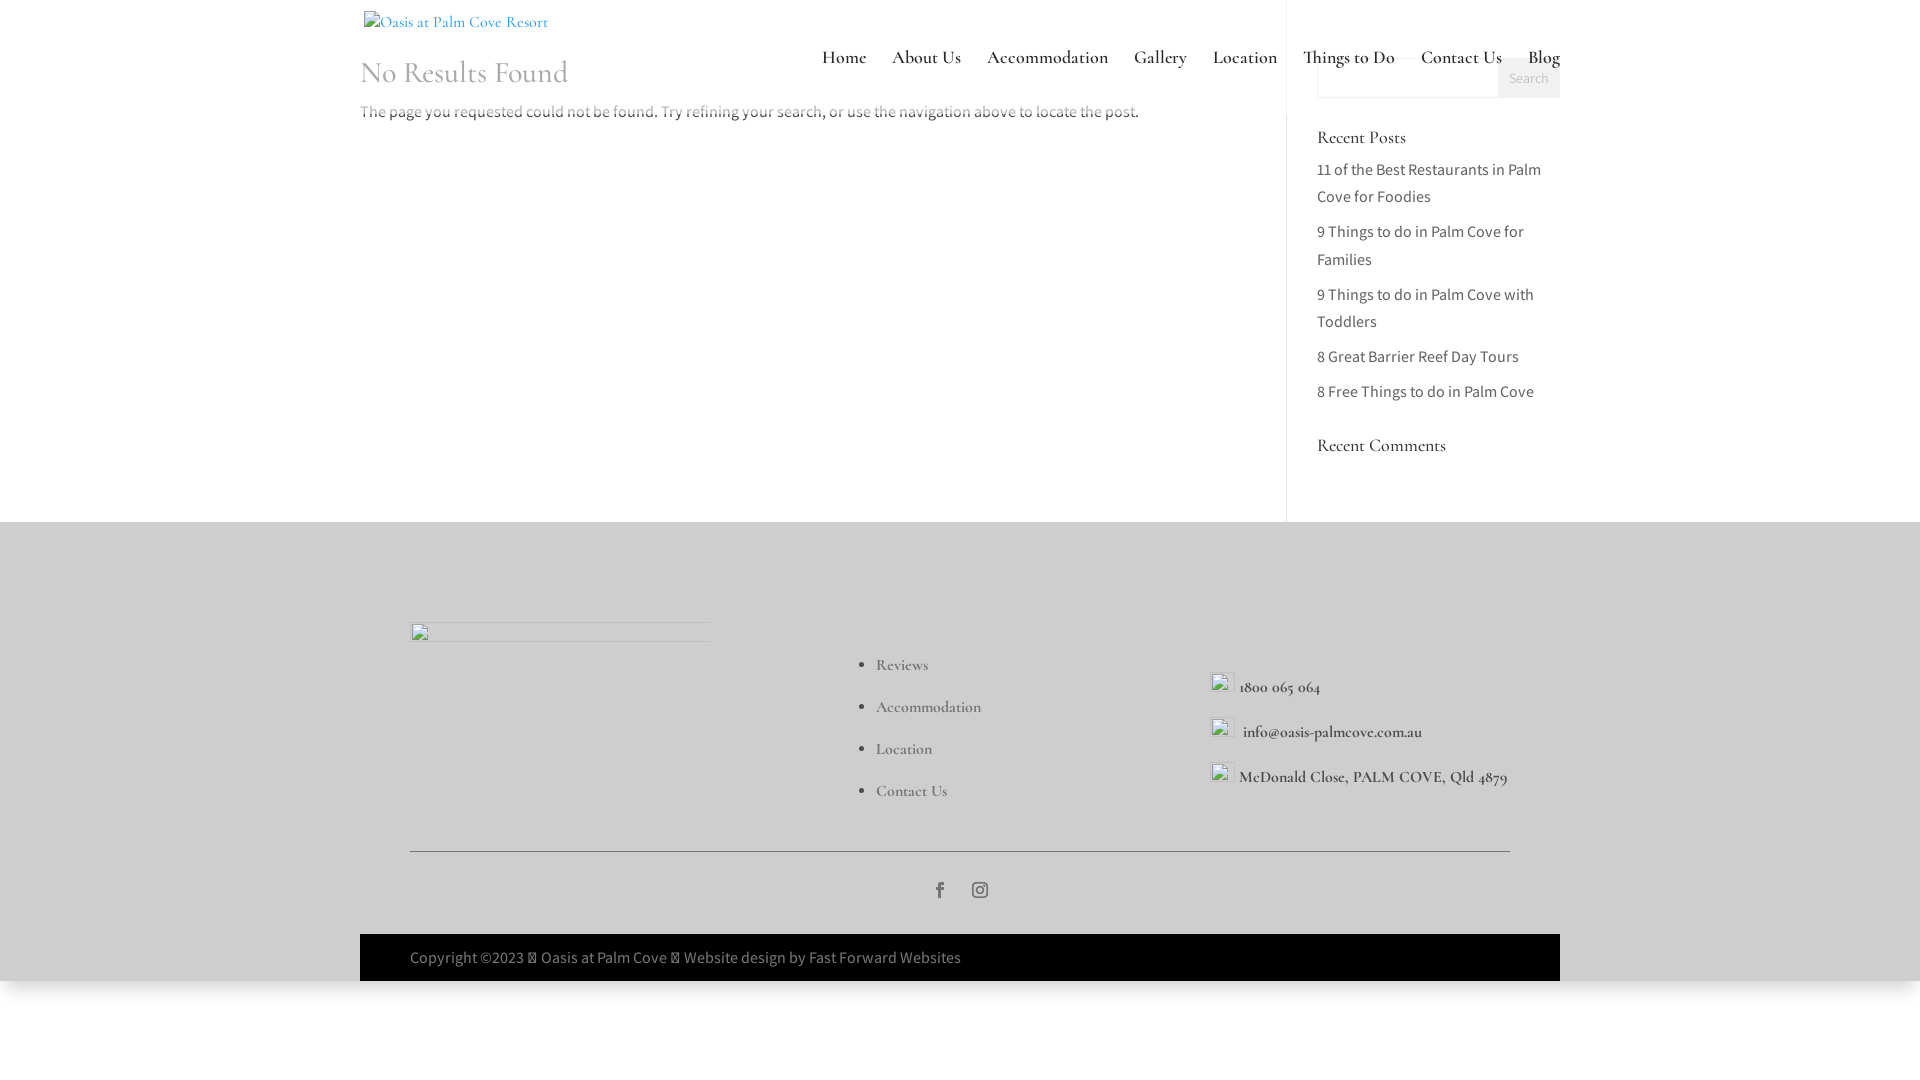 The width and height of the screenshot is (1920, 1080). I want to click on 'Follow on Facebook', so click(939, 889).